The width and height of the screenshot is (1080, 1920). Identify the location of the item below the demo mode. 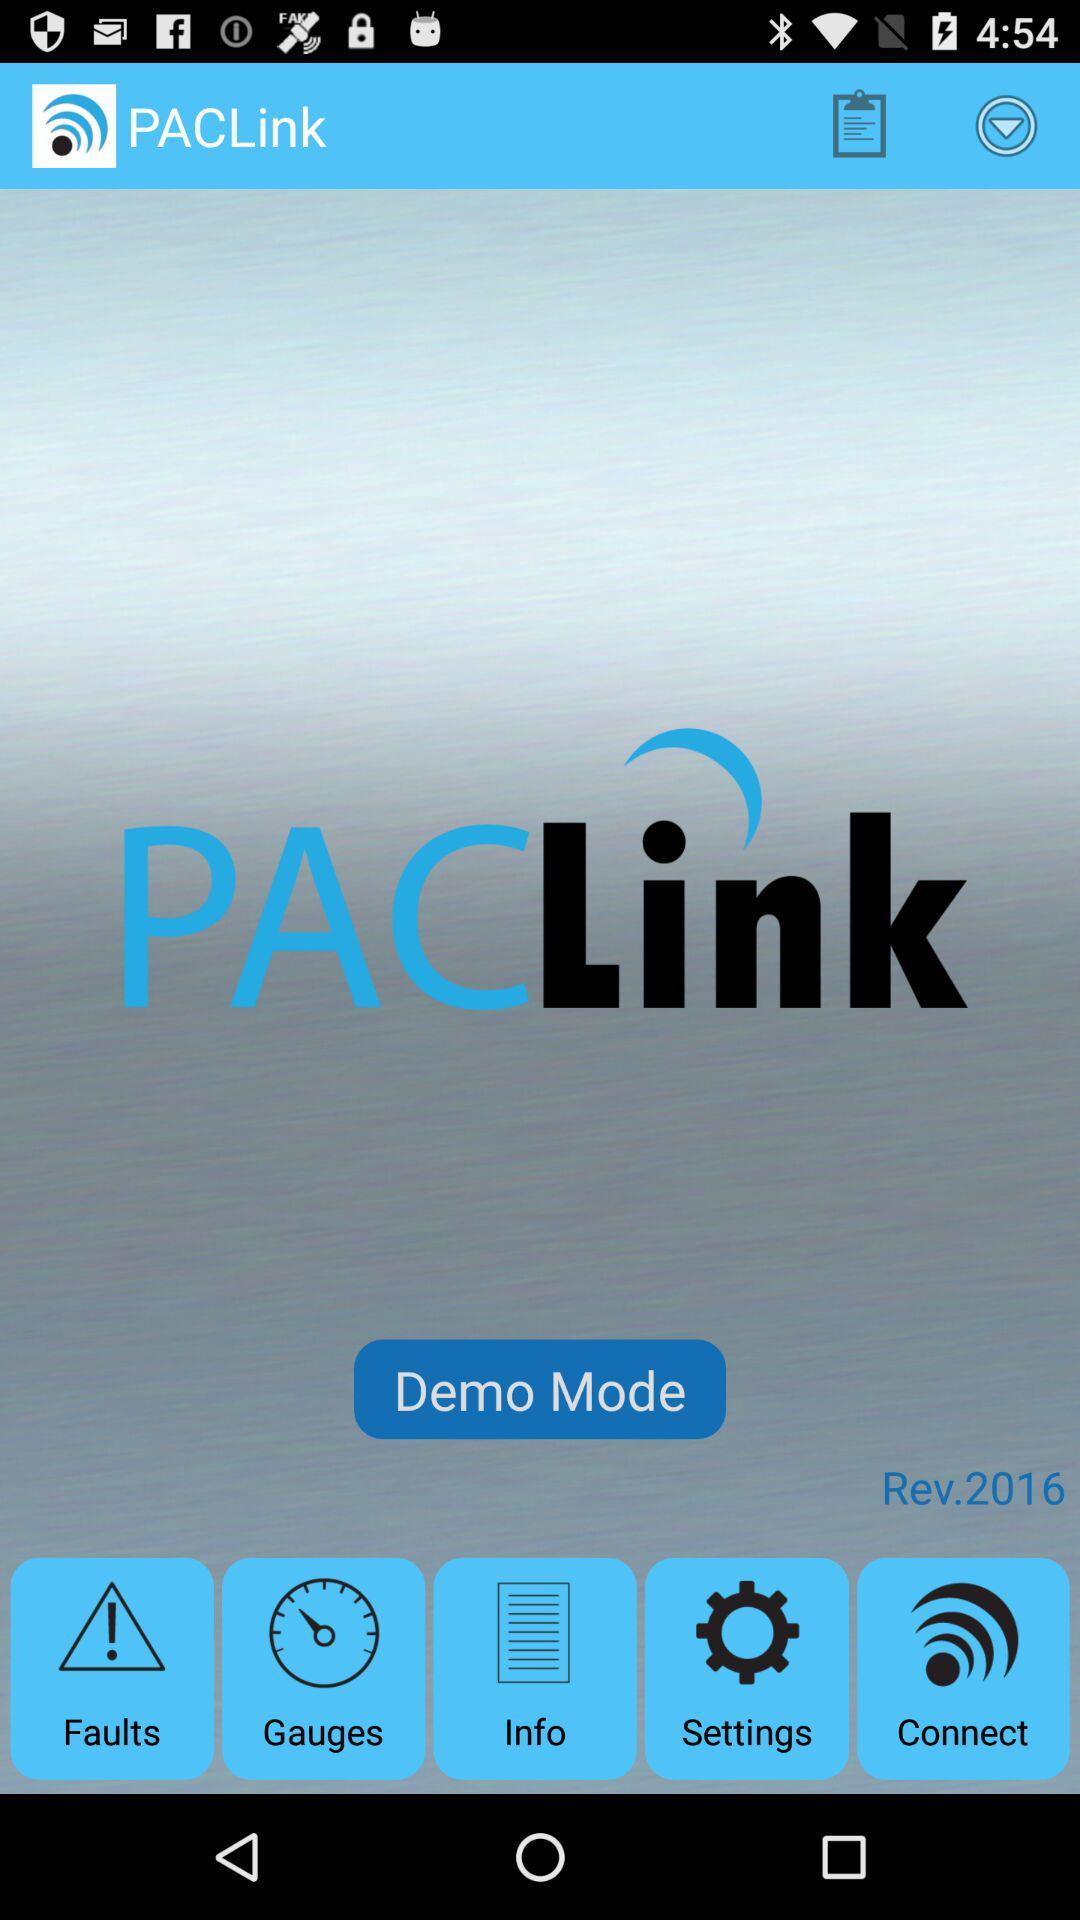
(747, 1668).